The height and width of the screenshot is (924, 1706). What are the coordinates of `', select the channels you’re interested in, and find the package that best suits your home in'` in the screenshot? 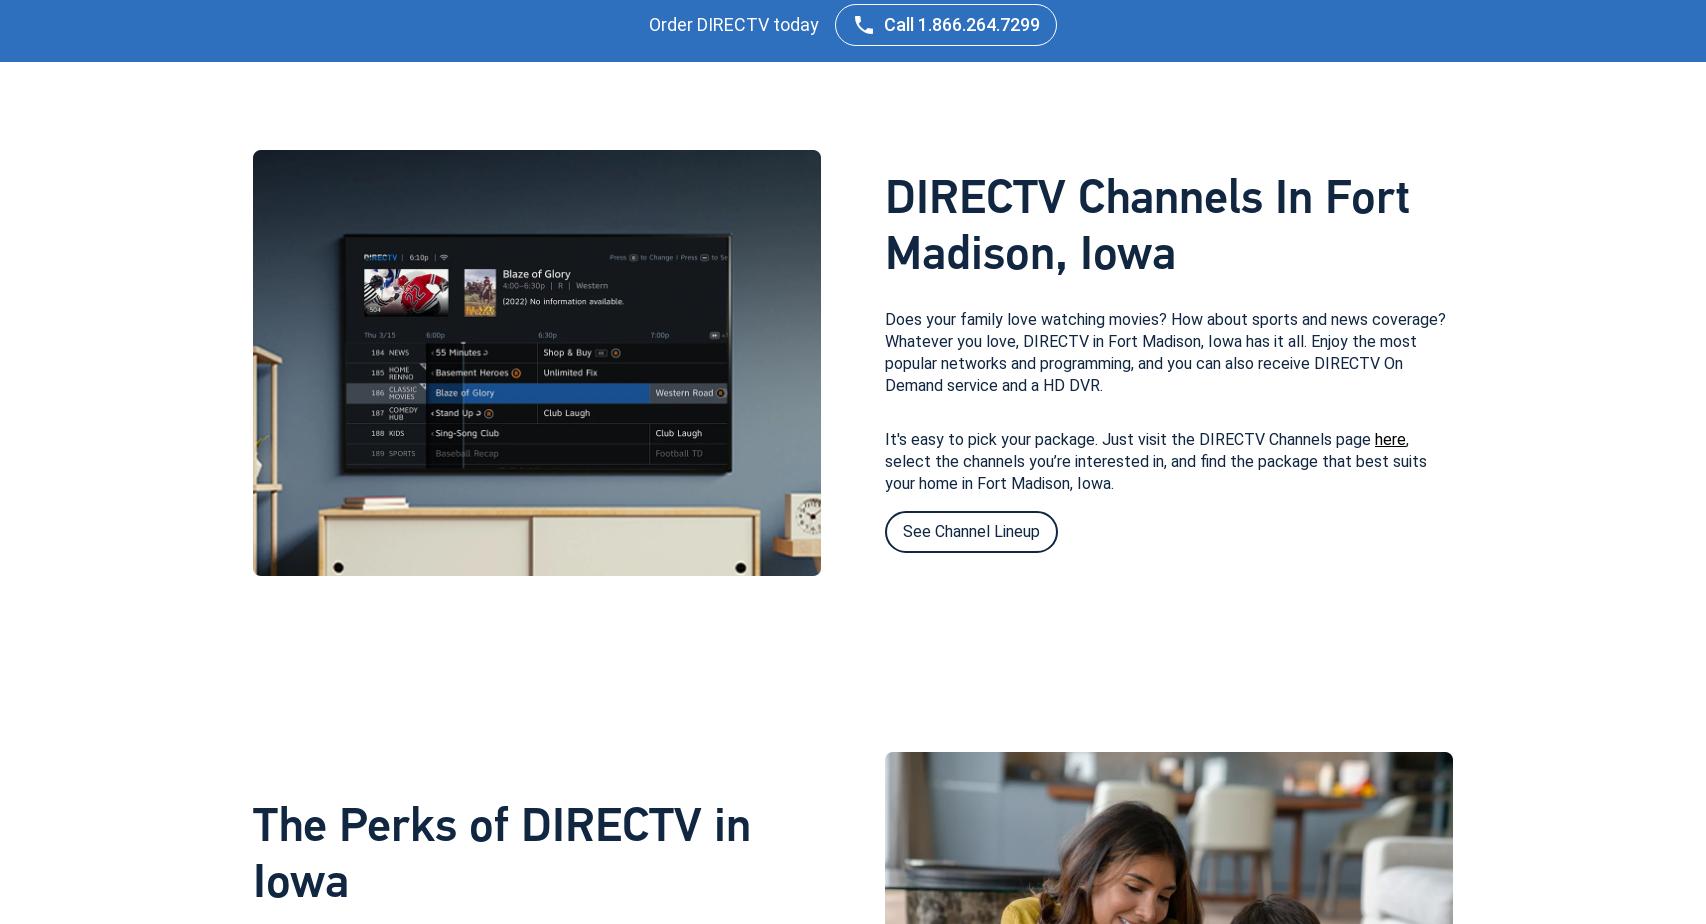 It's located at (1155, 460).